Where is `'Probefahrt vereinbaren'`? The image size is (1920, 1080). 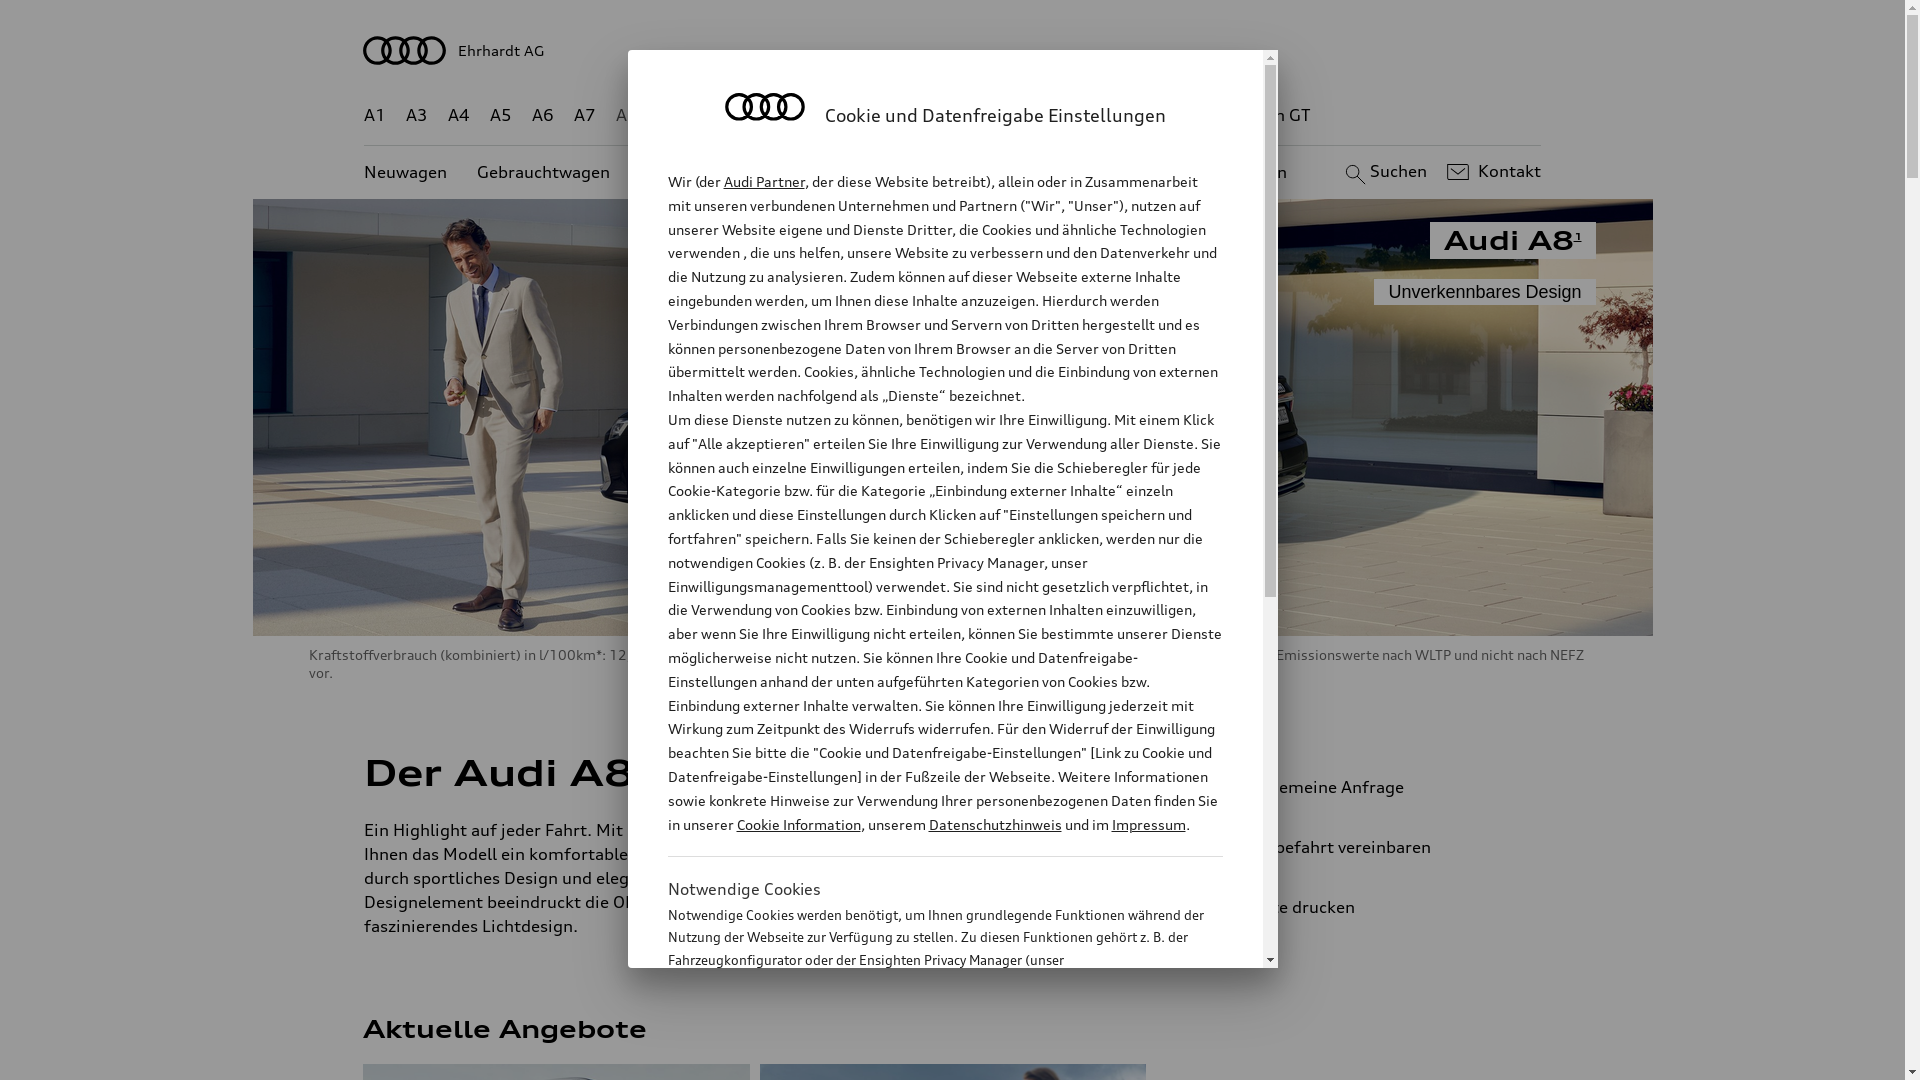 'Probefahrt vereinbaren' is located at coordinates (1368, 847).